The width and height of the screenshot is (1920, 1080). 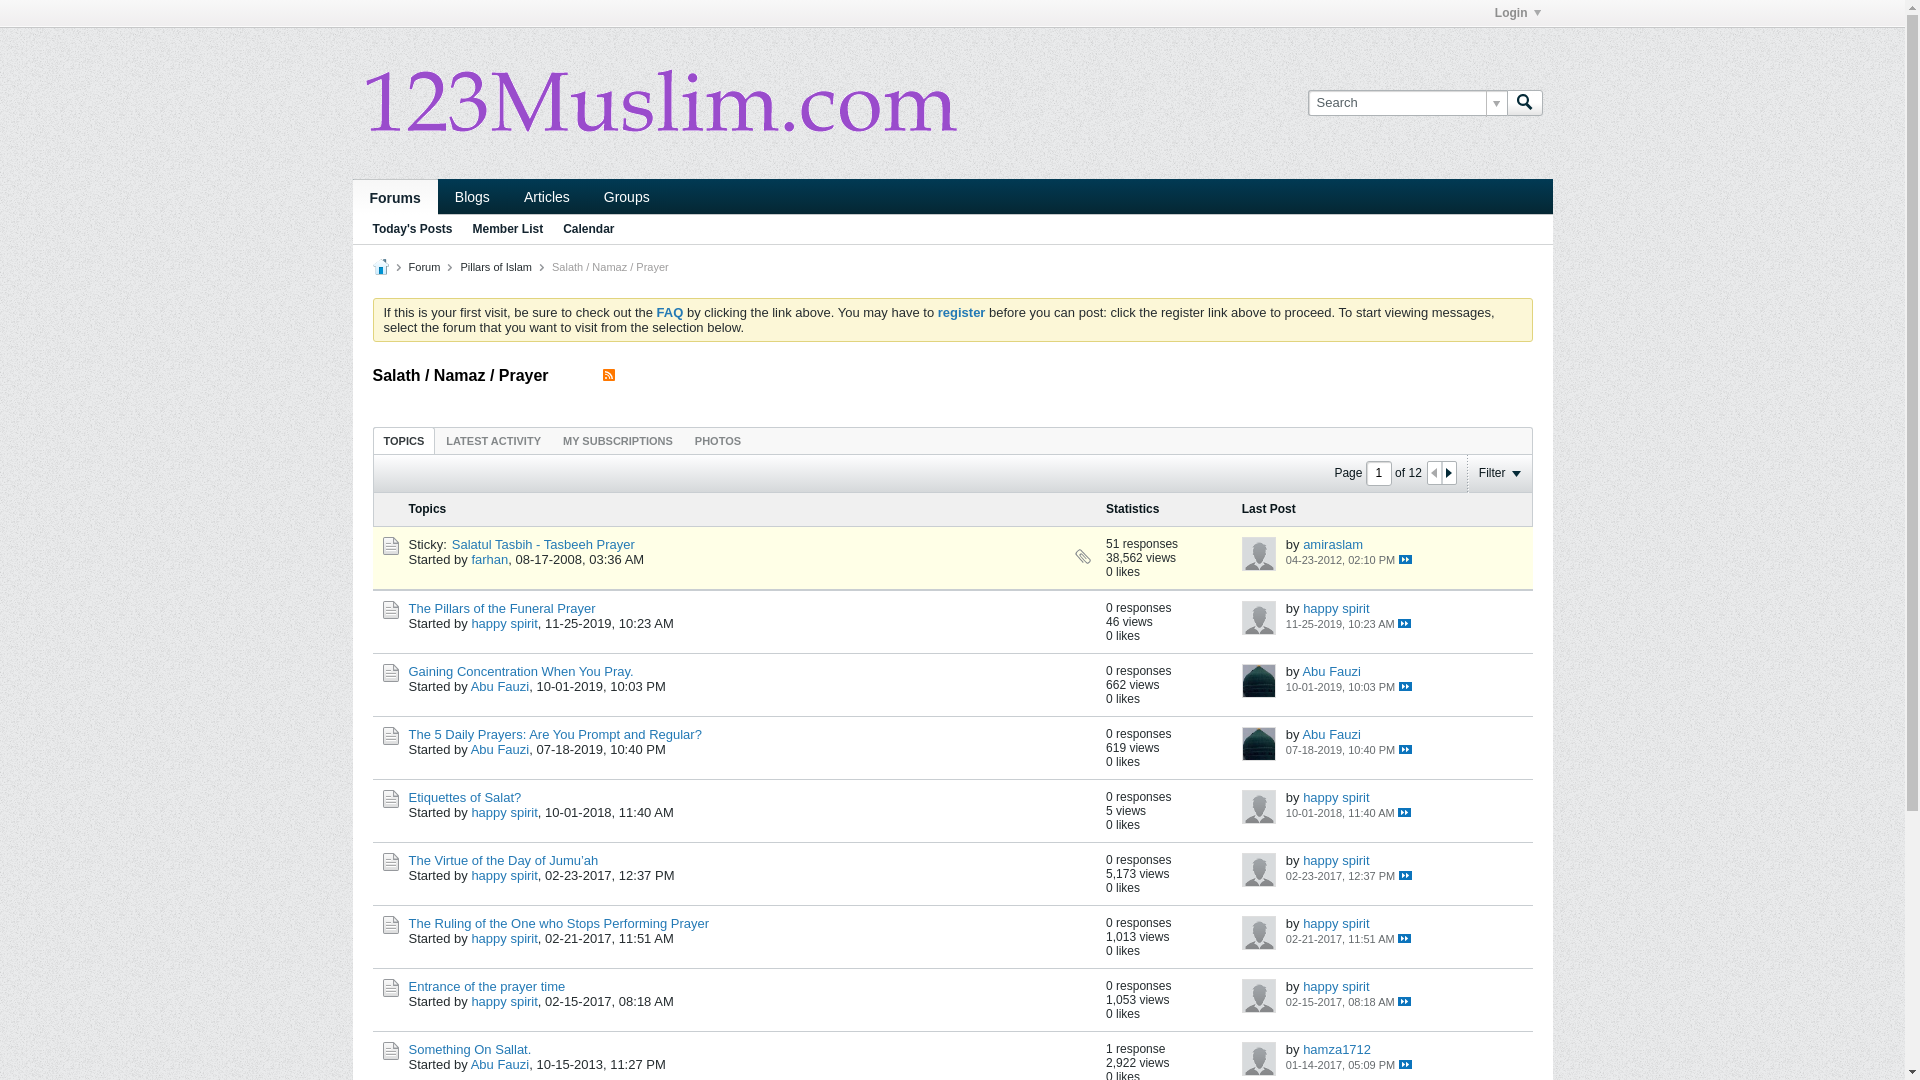 What do you see at coordinates (1257, 1058) in the screenshot?
I see `'hamza1712'` at bounding box center [1257, 1058].